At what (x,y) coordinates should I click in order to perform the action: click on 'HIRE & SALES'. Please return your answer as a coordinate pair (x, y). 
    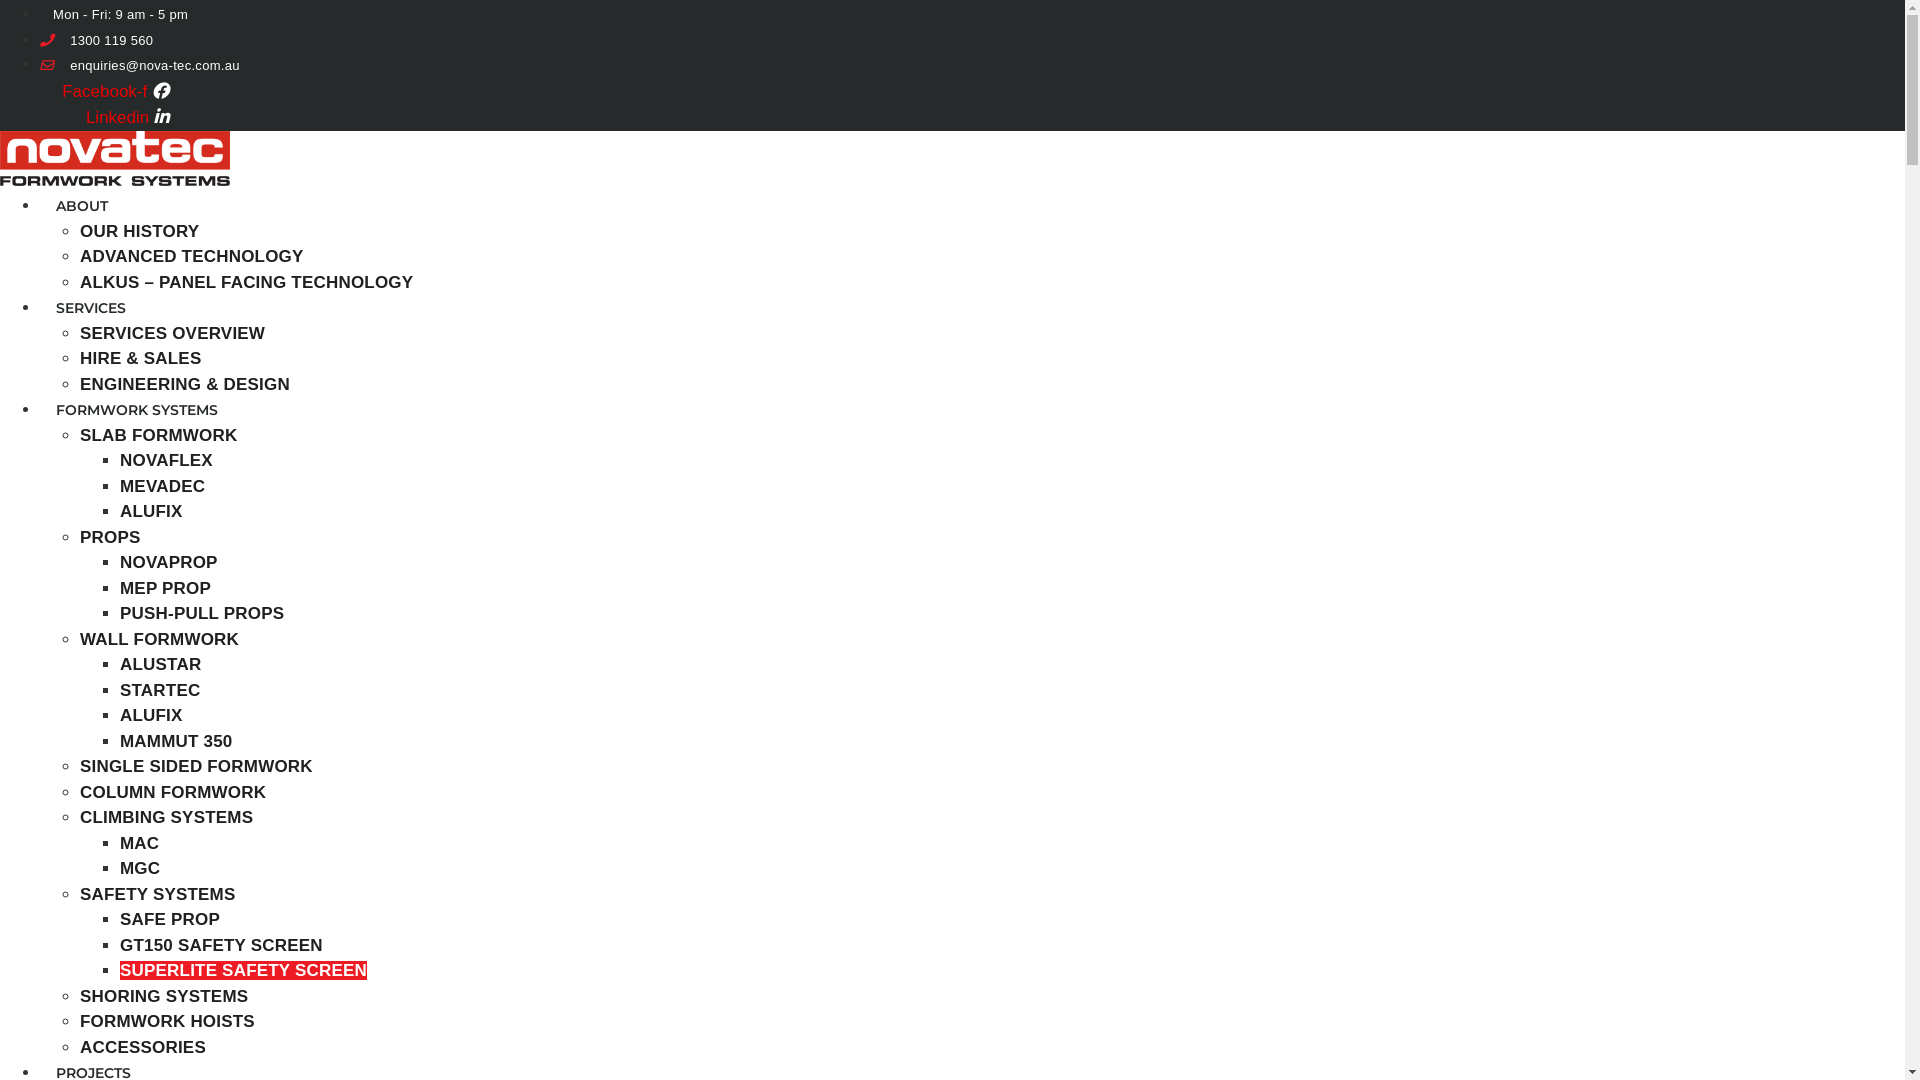
    Looking at the image, I should click on (139, 357).